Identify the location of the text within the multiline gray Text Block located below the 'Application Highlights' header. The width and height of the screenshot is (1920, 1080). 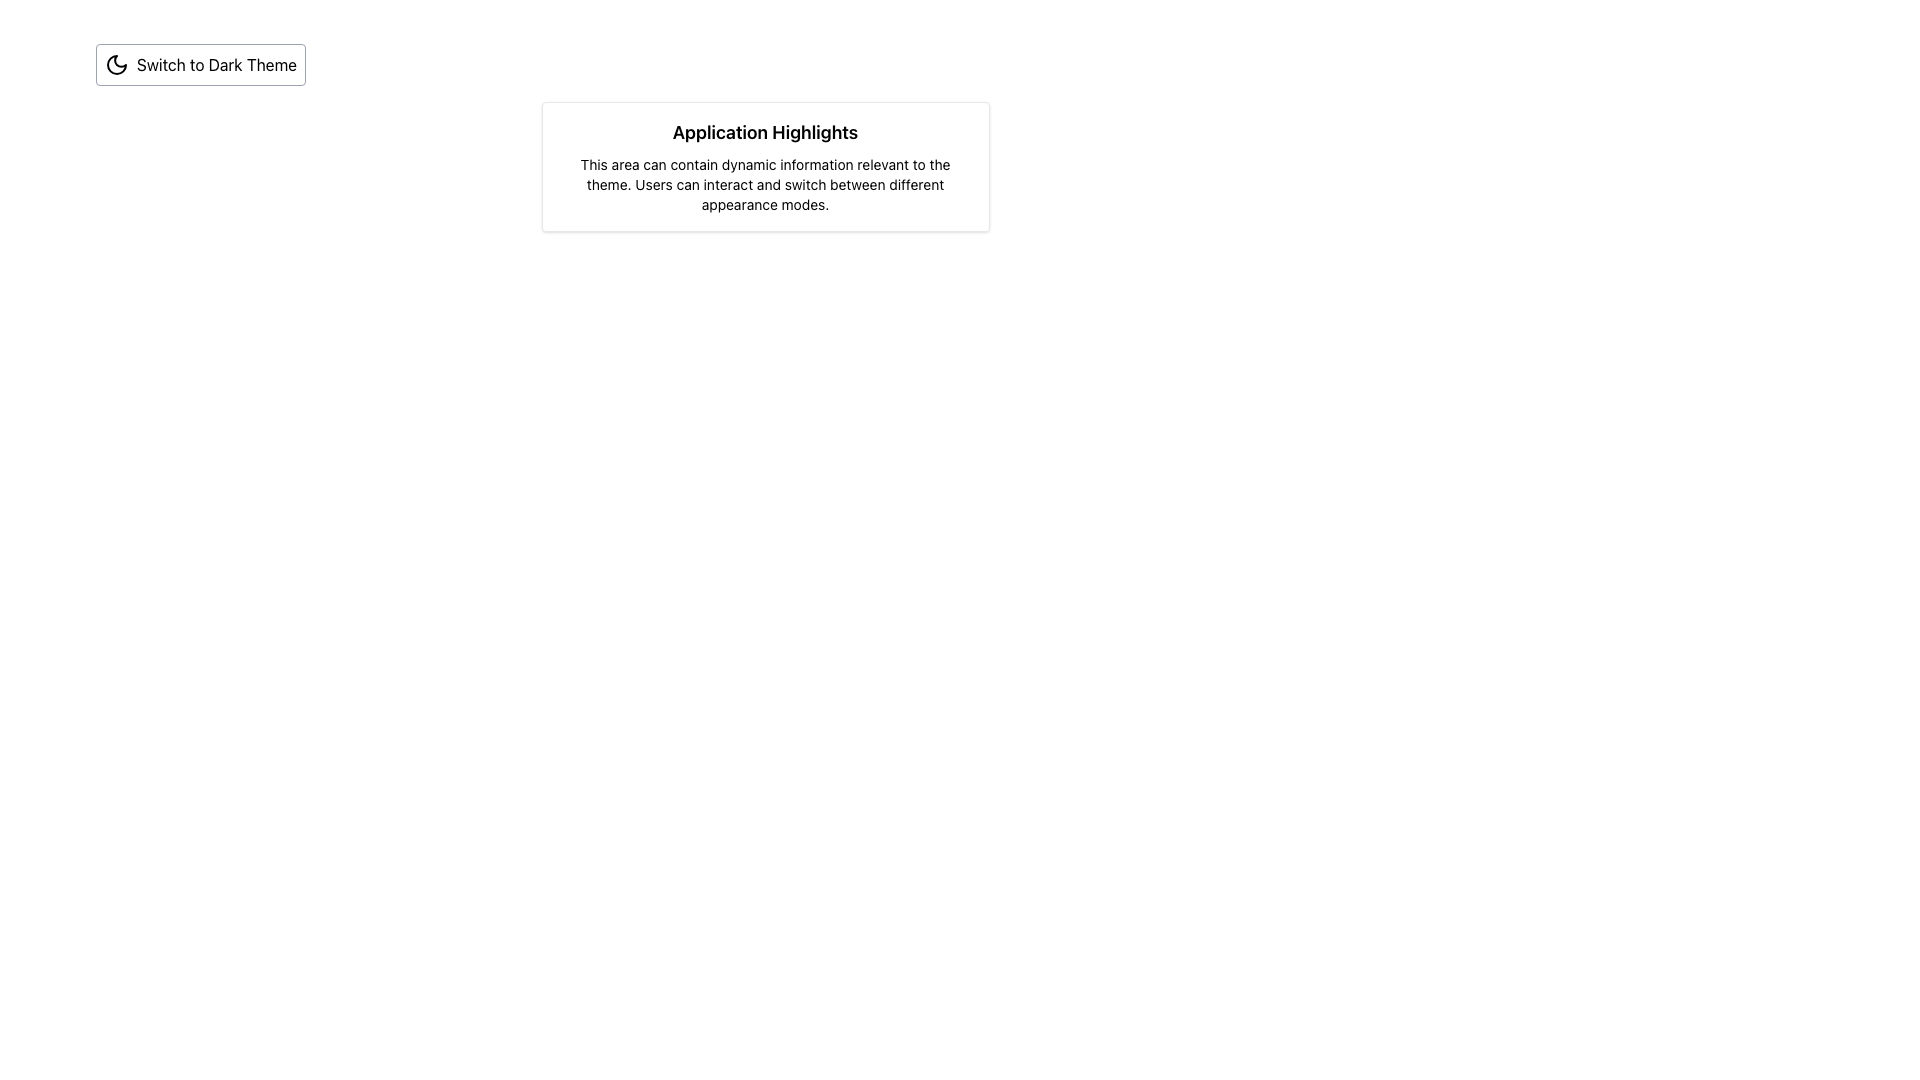
(764, 185).